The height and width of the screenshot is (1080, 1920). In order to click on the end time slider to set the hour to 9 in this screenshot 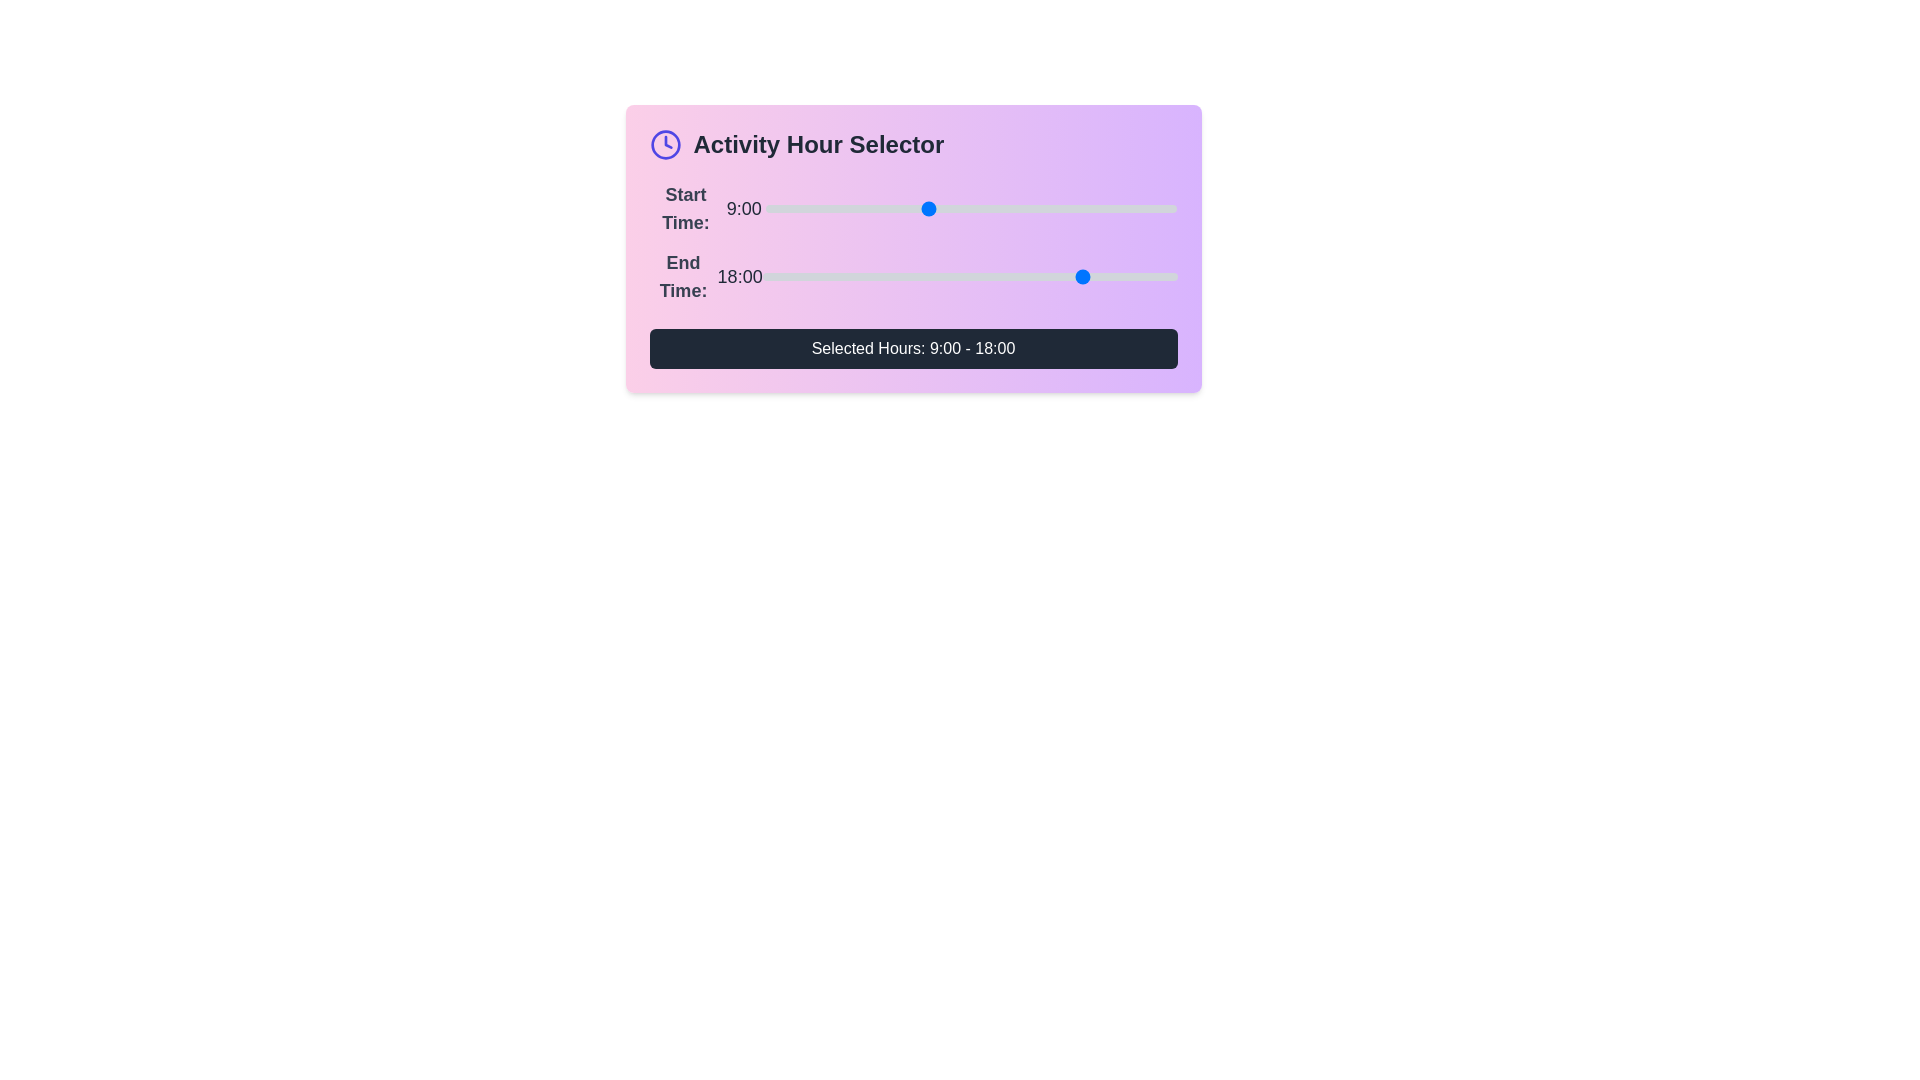, I will do `click(924, 277)`.